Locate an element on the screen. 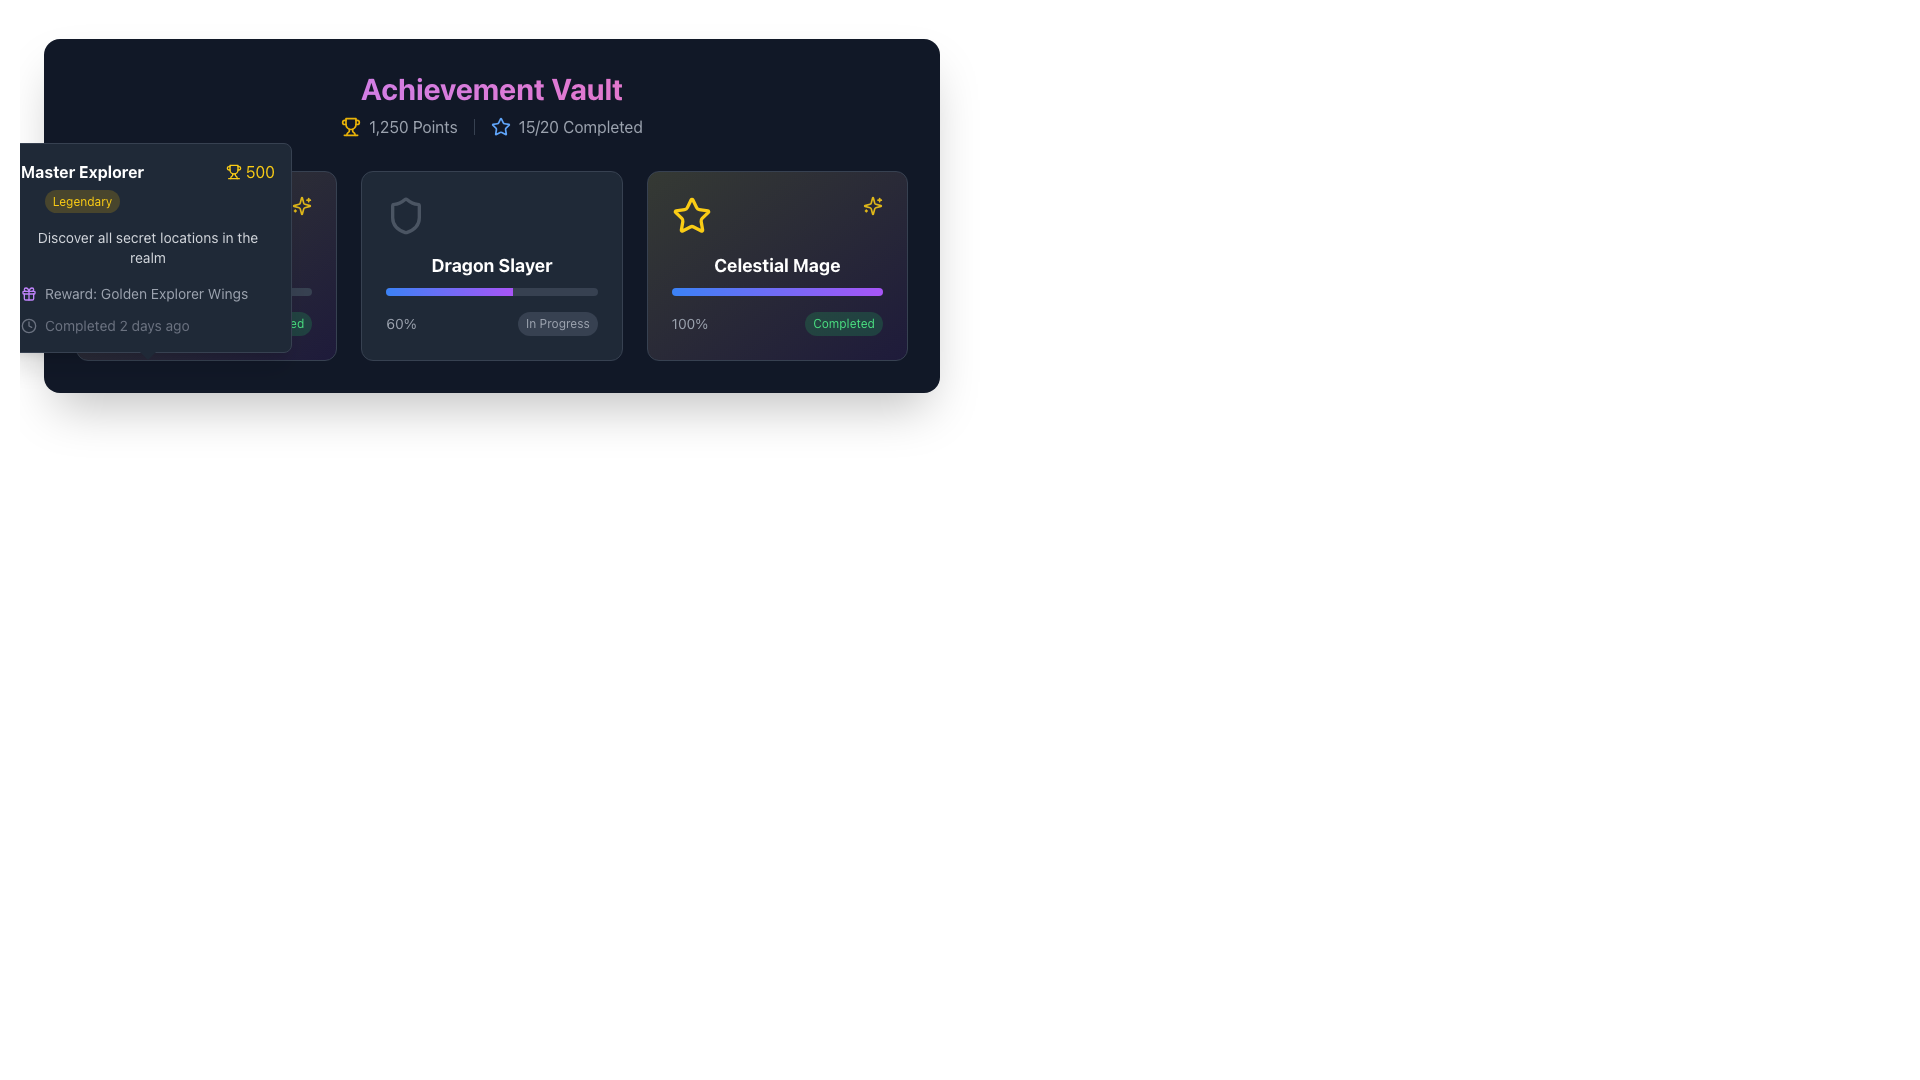 The height and width of the screenshot is (1080, 1920). achievement details from the progress indicator card titled 'Dragon Slayer', which shows a progress of 60% and a status of 'In Progress'. This card is centrally located in the grid of achievement cards below the heading 'Achievement Vault' is located at coordinates (491, 265).